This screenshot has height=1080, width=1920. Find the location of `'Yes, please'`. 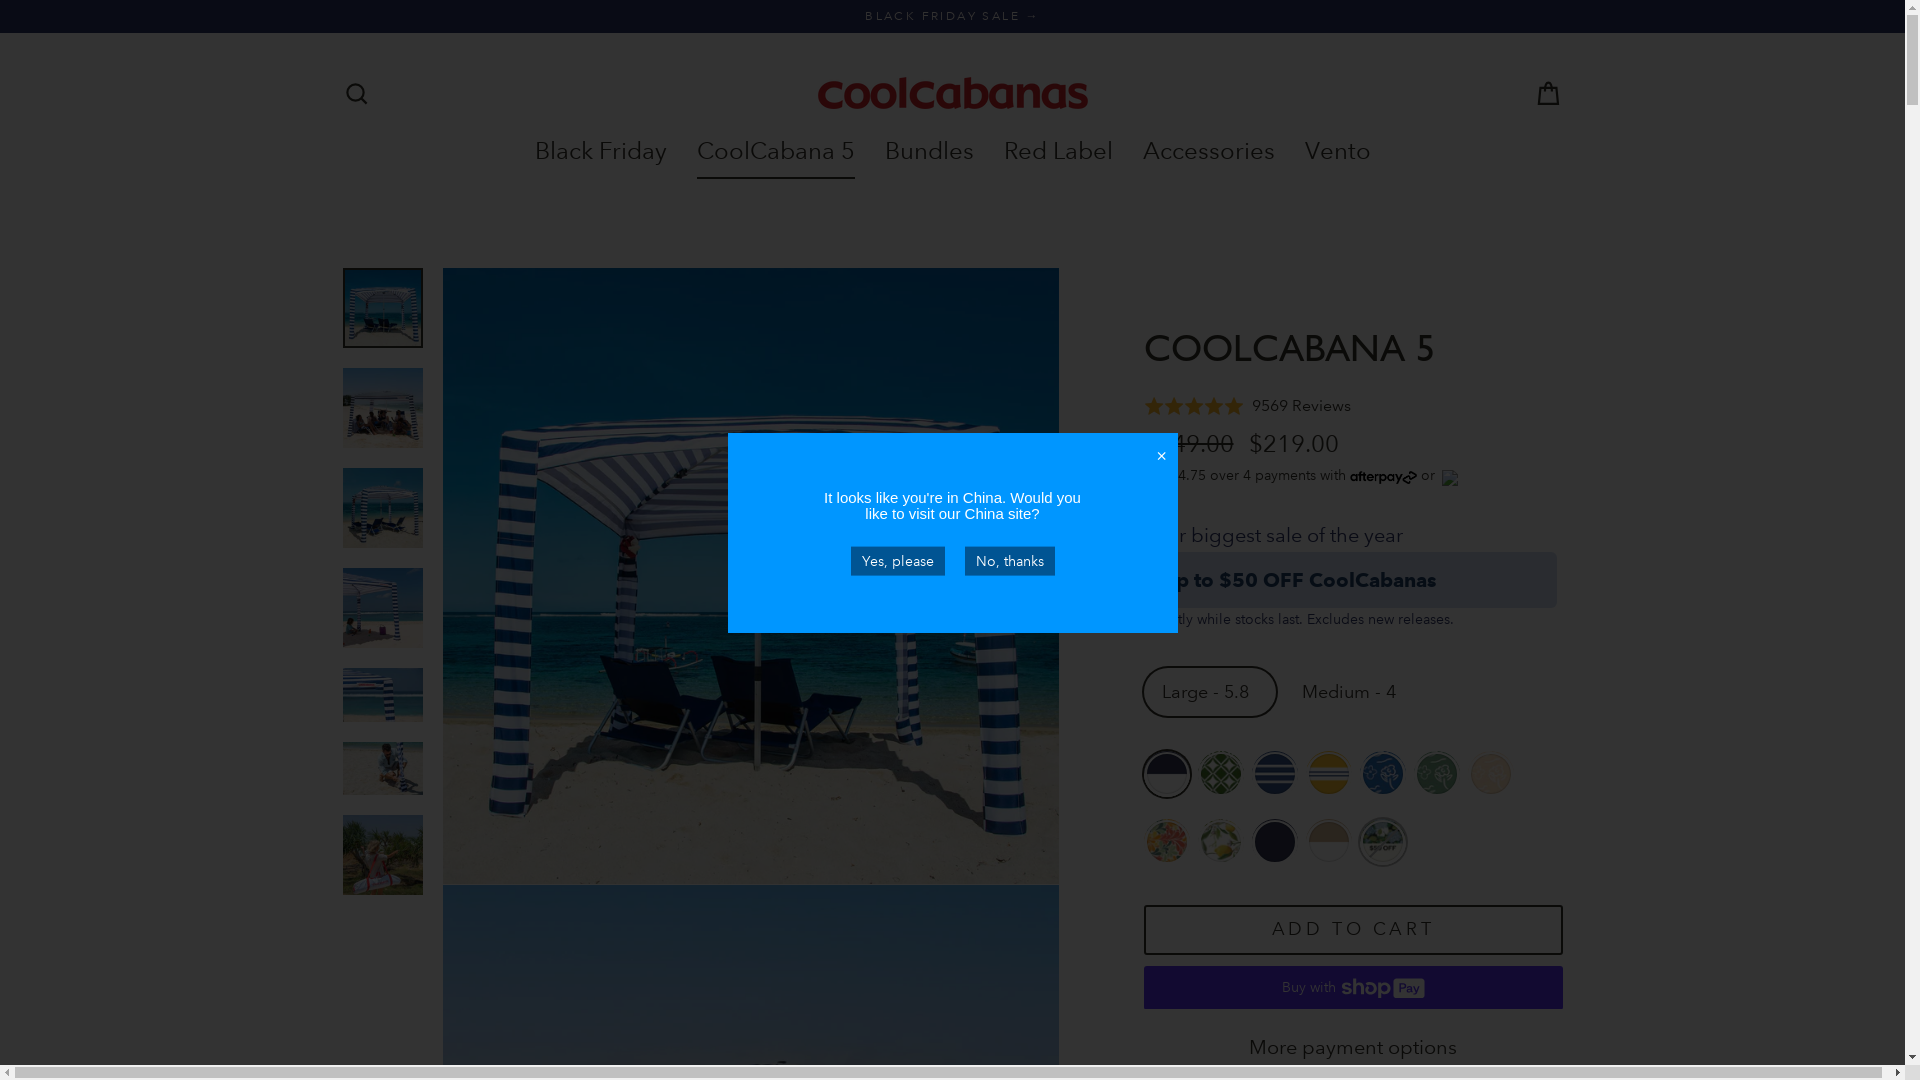

'Yes, please' is located at coordinates (849, 560).